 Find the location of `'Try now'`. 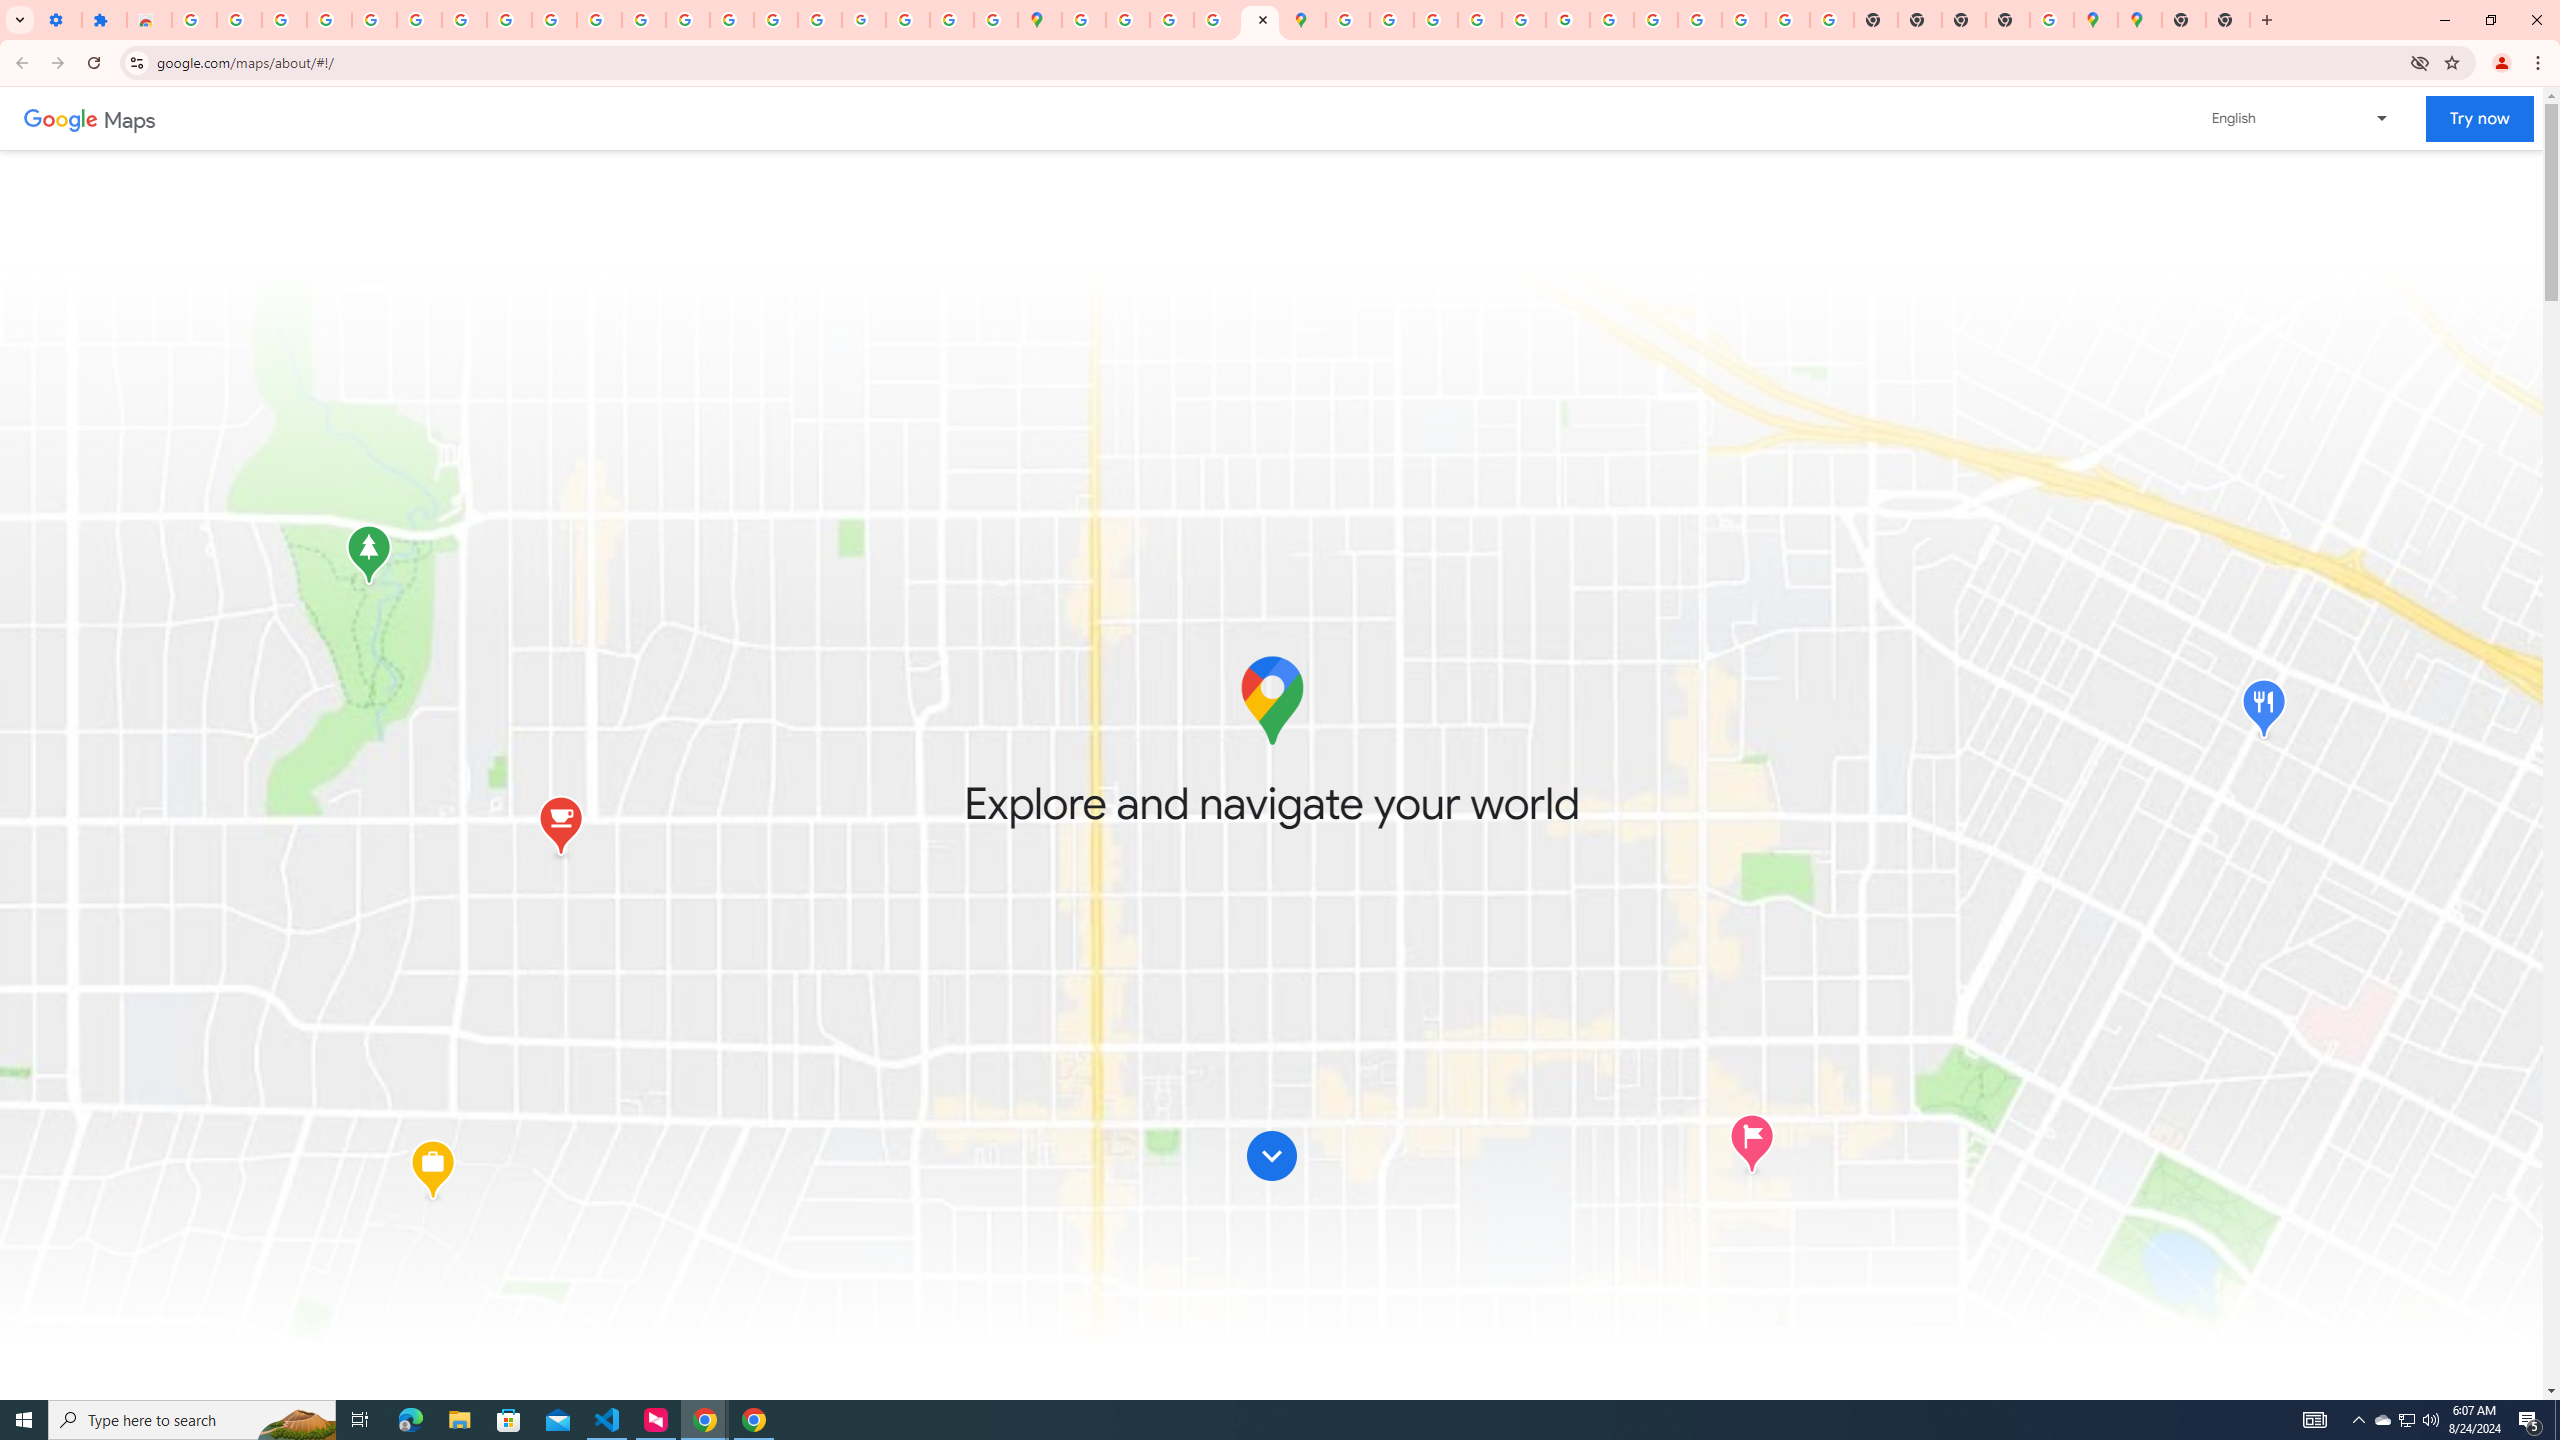

'Try now' is located at coordinates (2478, 118).